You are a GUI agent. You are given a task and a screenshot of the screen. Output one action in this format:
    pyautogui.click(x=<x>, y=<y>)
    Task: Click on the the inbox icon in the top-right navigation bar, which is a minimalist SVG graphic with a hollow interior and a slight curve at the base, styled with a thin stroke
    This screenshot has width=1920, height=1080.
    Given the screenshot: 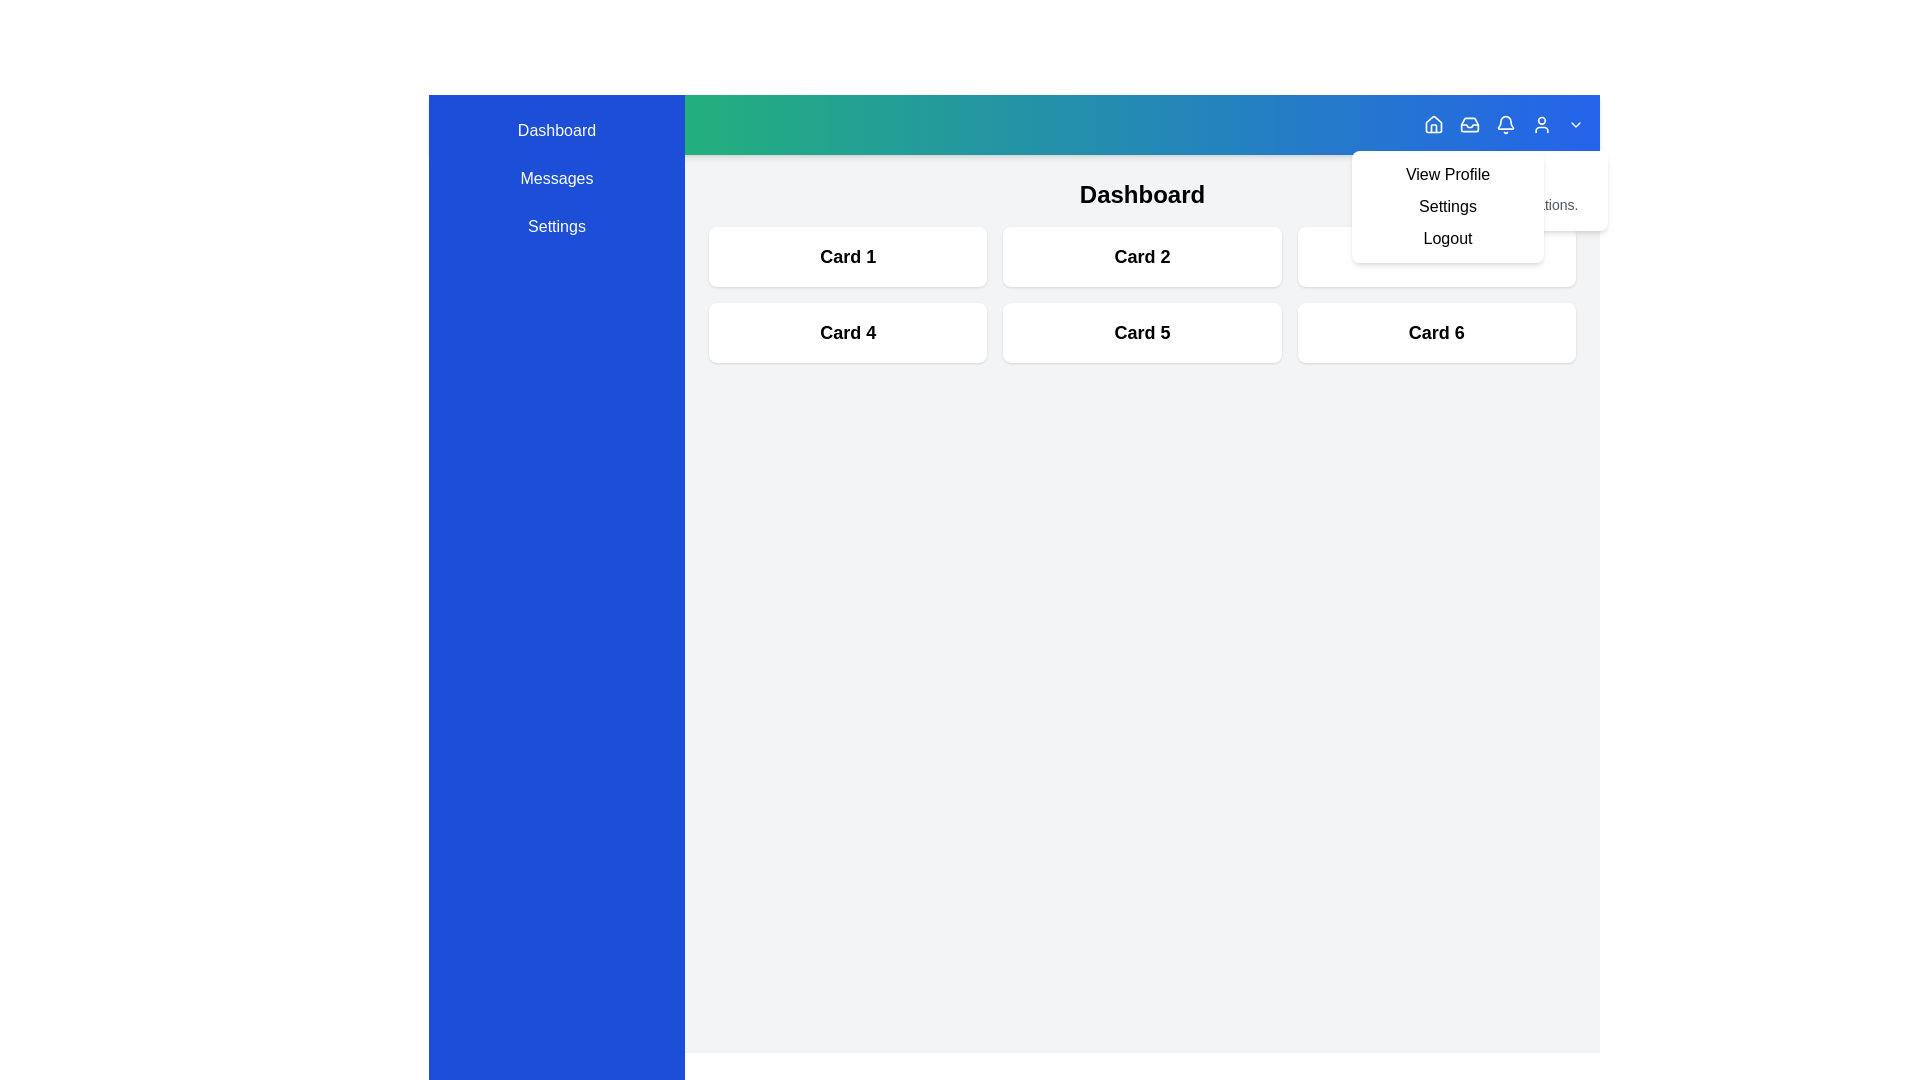 What is the action you would take?
    pyautogui.click(x=1469, y=124)
    